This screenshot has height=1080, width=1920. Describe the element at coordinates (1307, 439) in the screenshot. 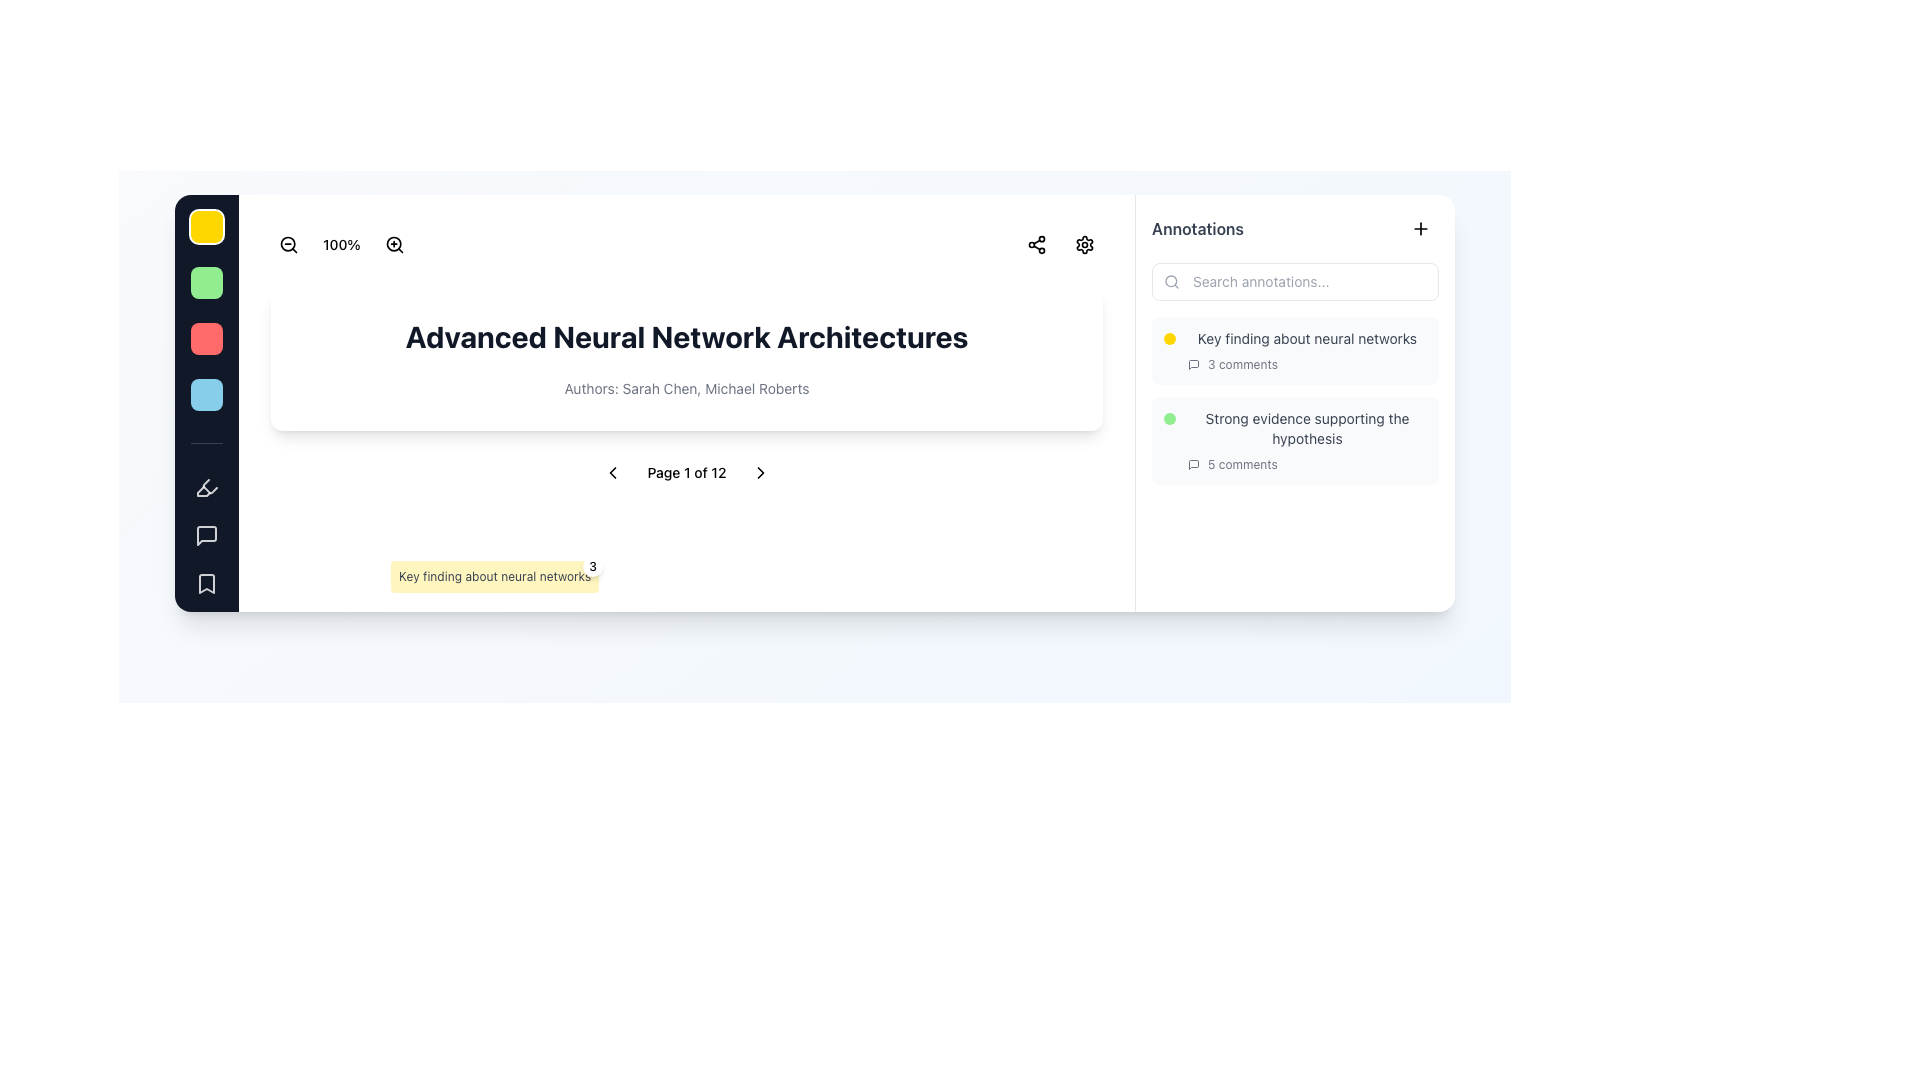

I see `the second annotation list item titled 'Strong evidence supporting the hypothesis'` at that location.